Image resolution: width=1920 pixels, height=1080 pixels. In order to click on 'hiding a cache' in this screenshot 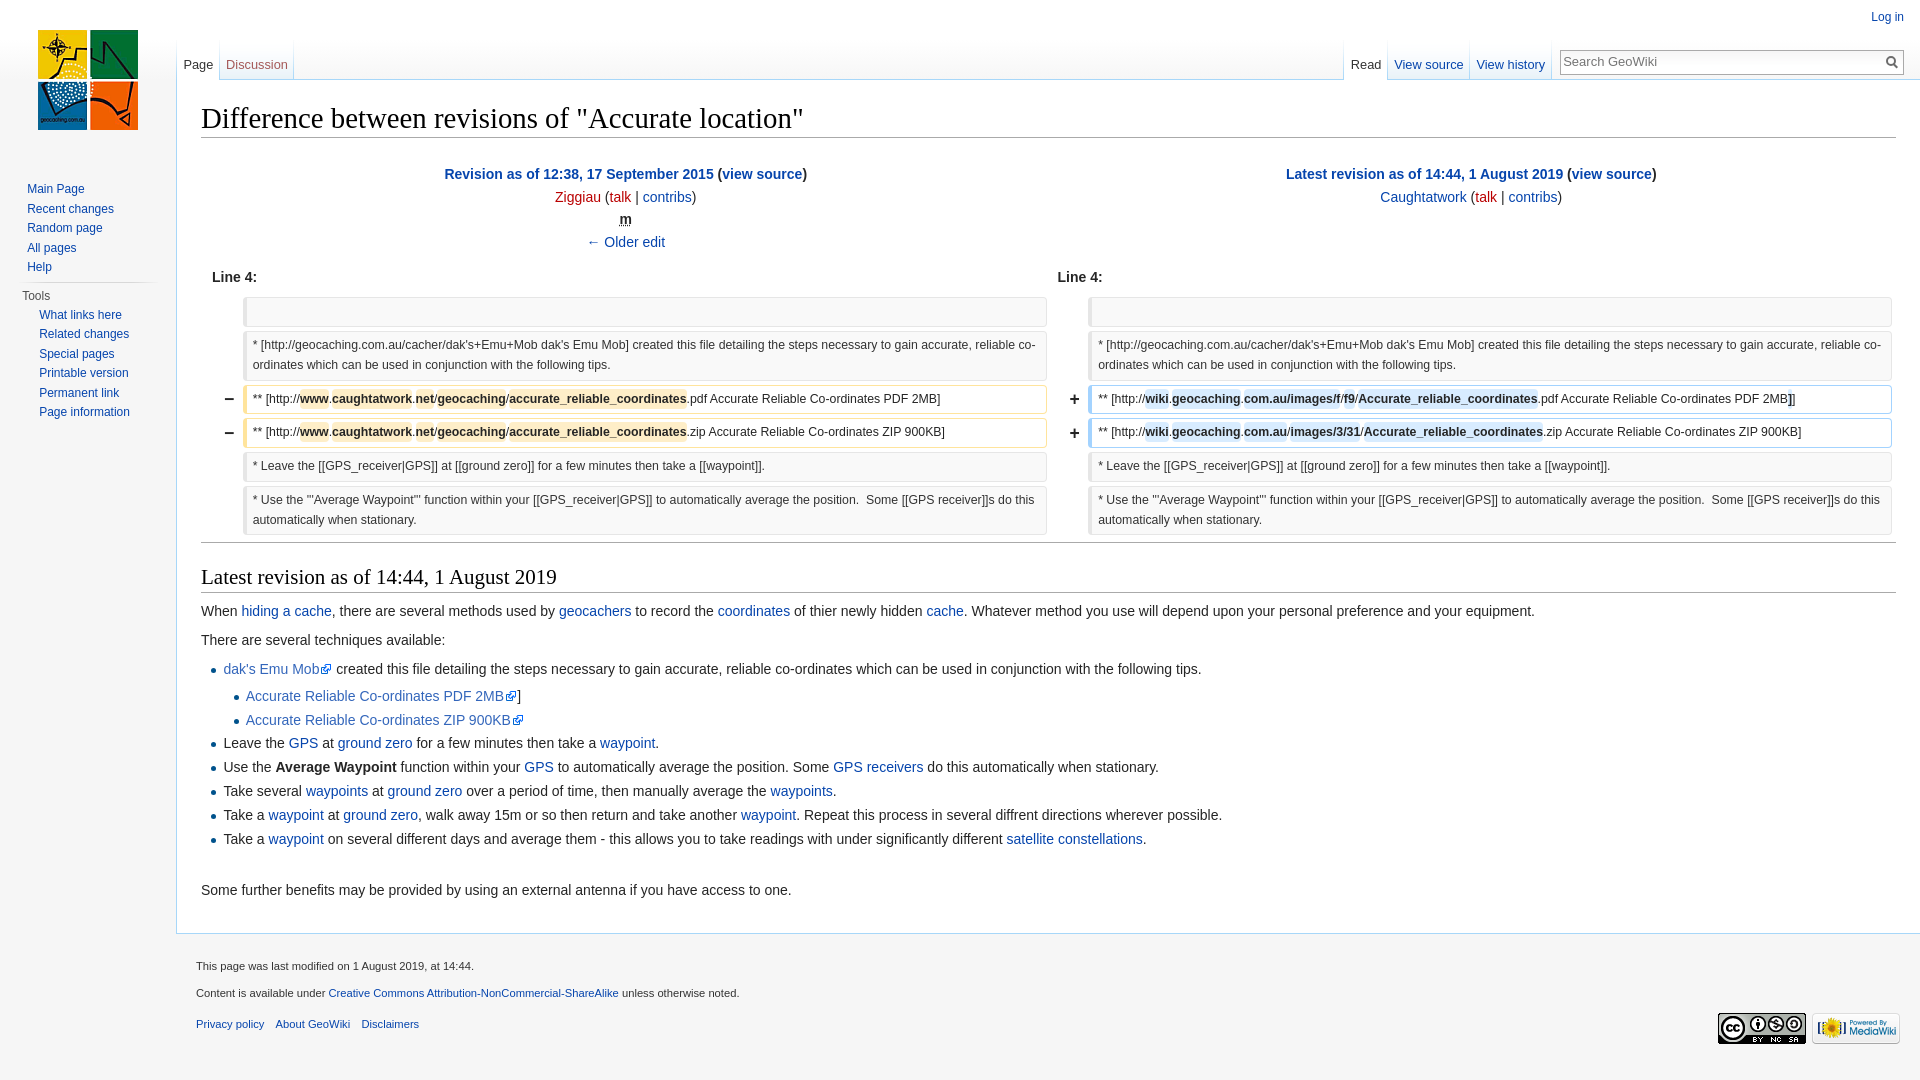, I will do `click(285, 609)`.